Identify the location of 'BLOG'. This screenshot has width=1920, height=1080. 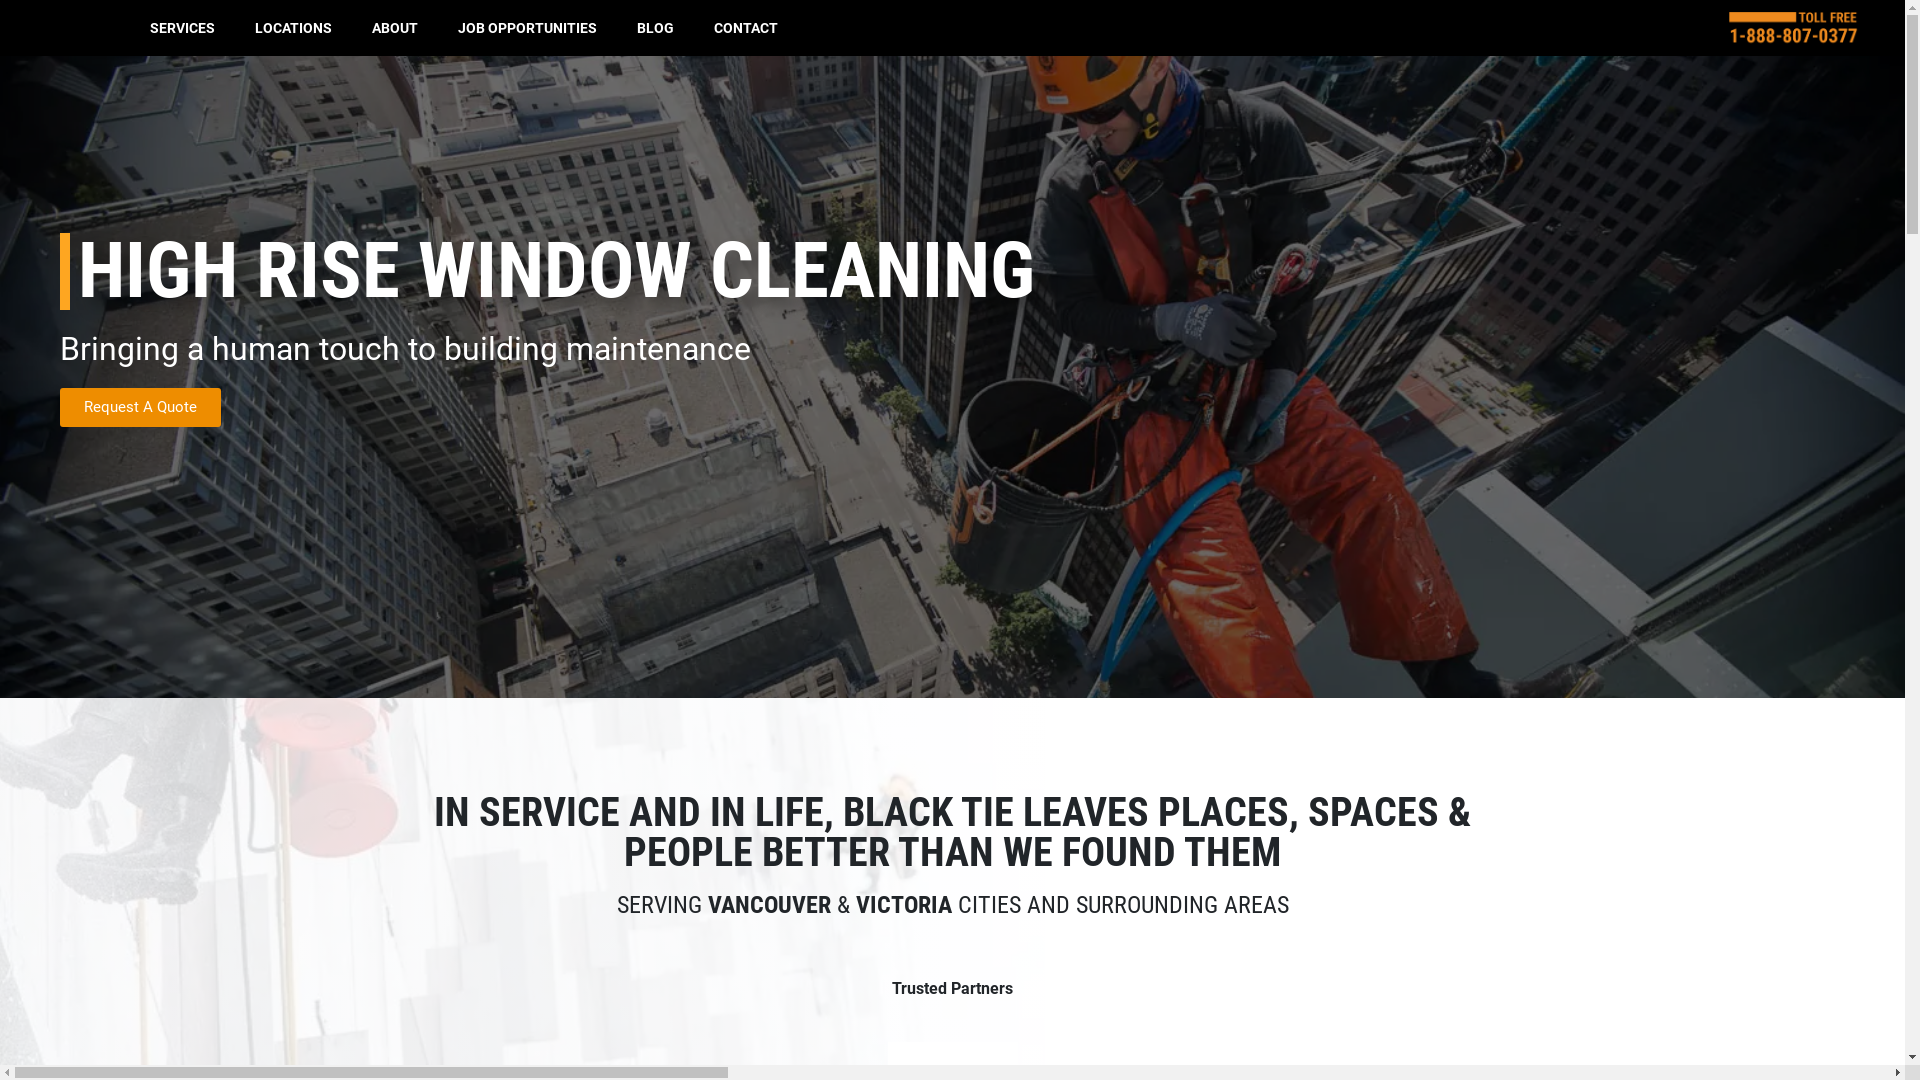
(655, 27).